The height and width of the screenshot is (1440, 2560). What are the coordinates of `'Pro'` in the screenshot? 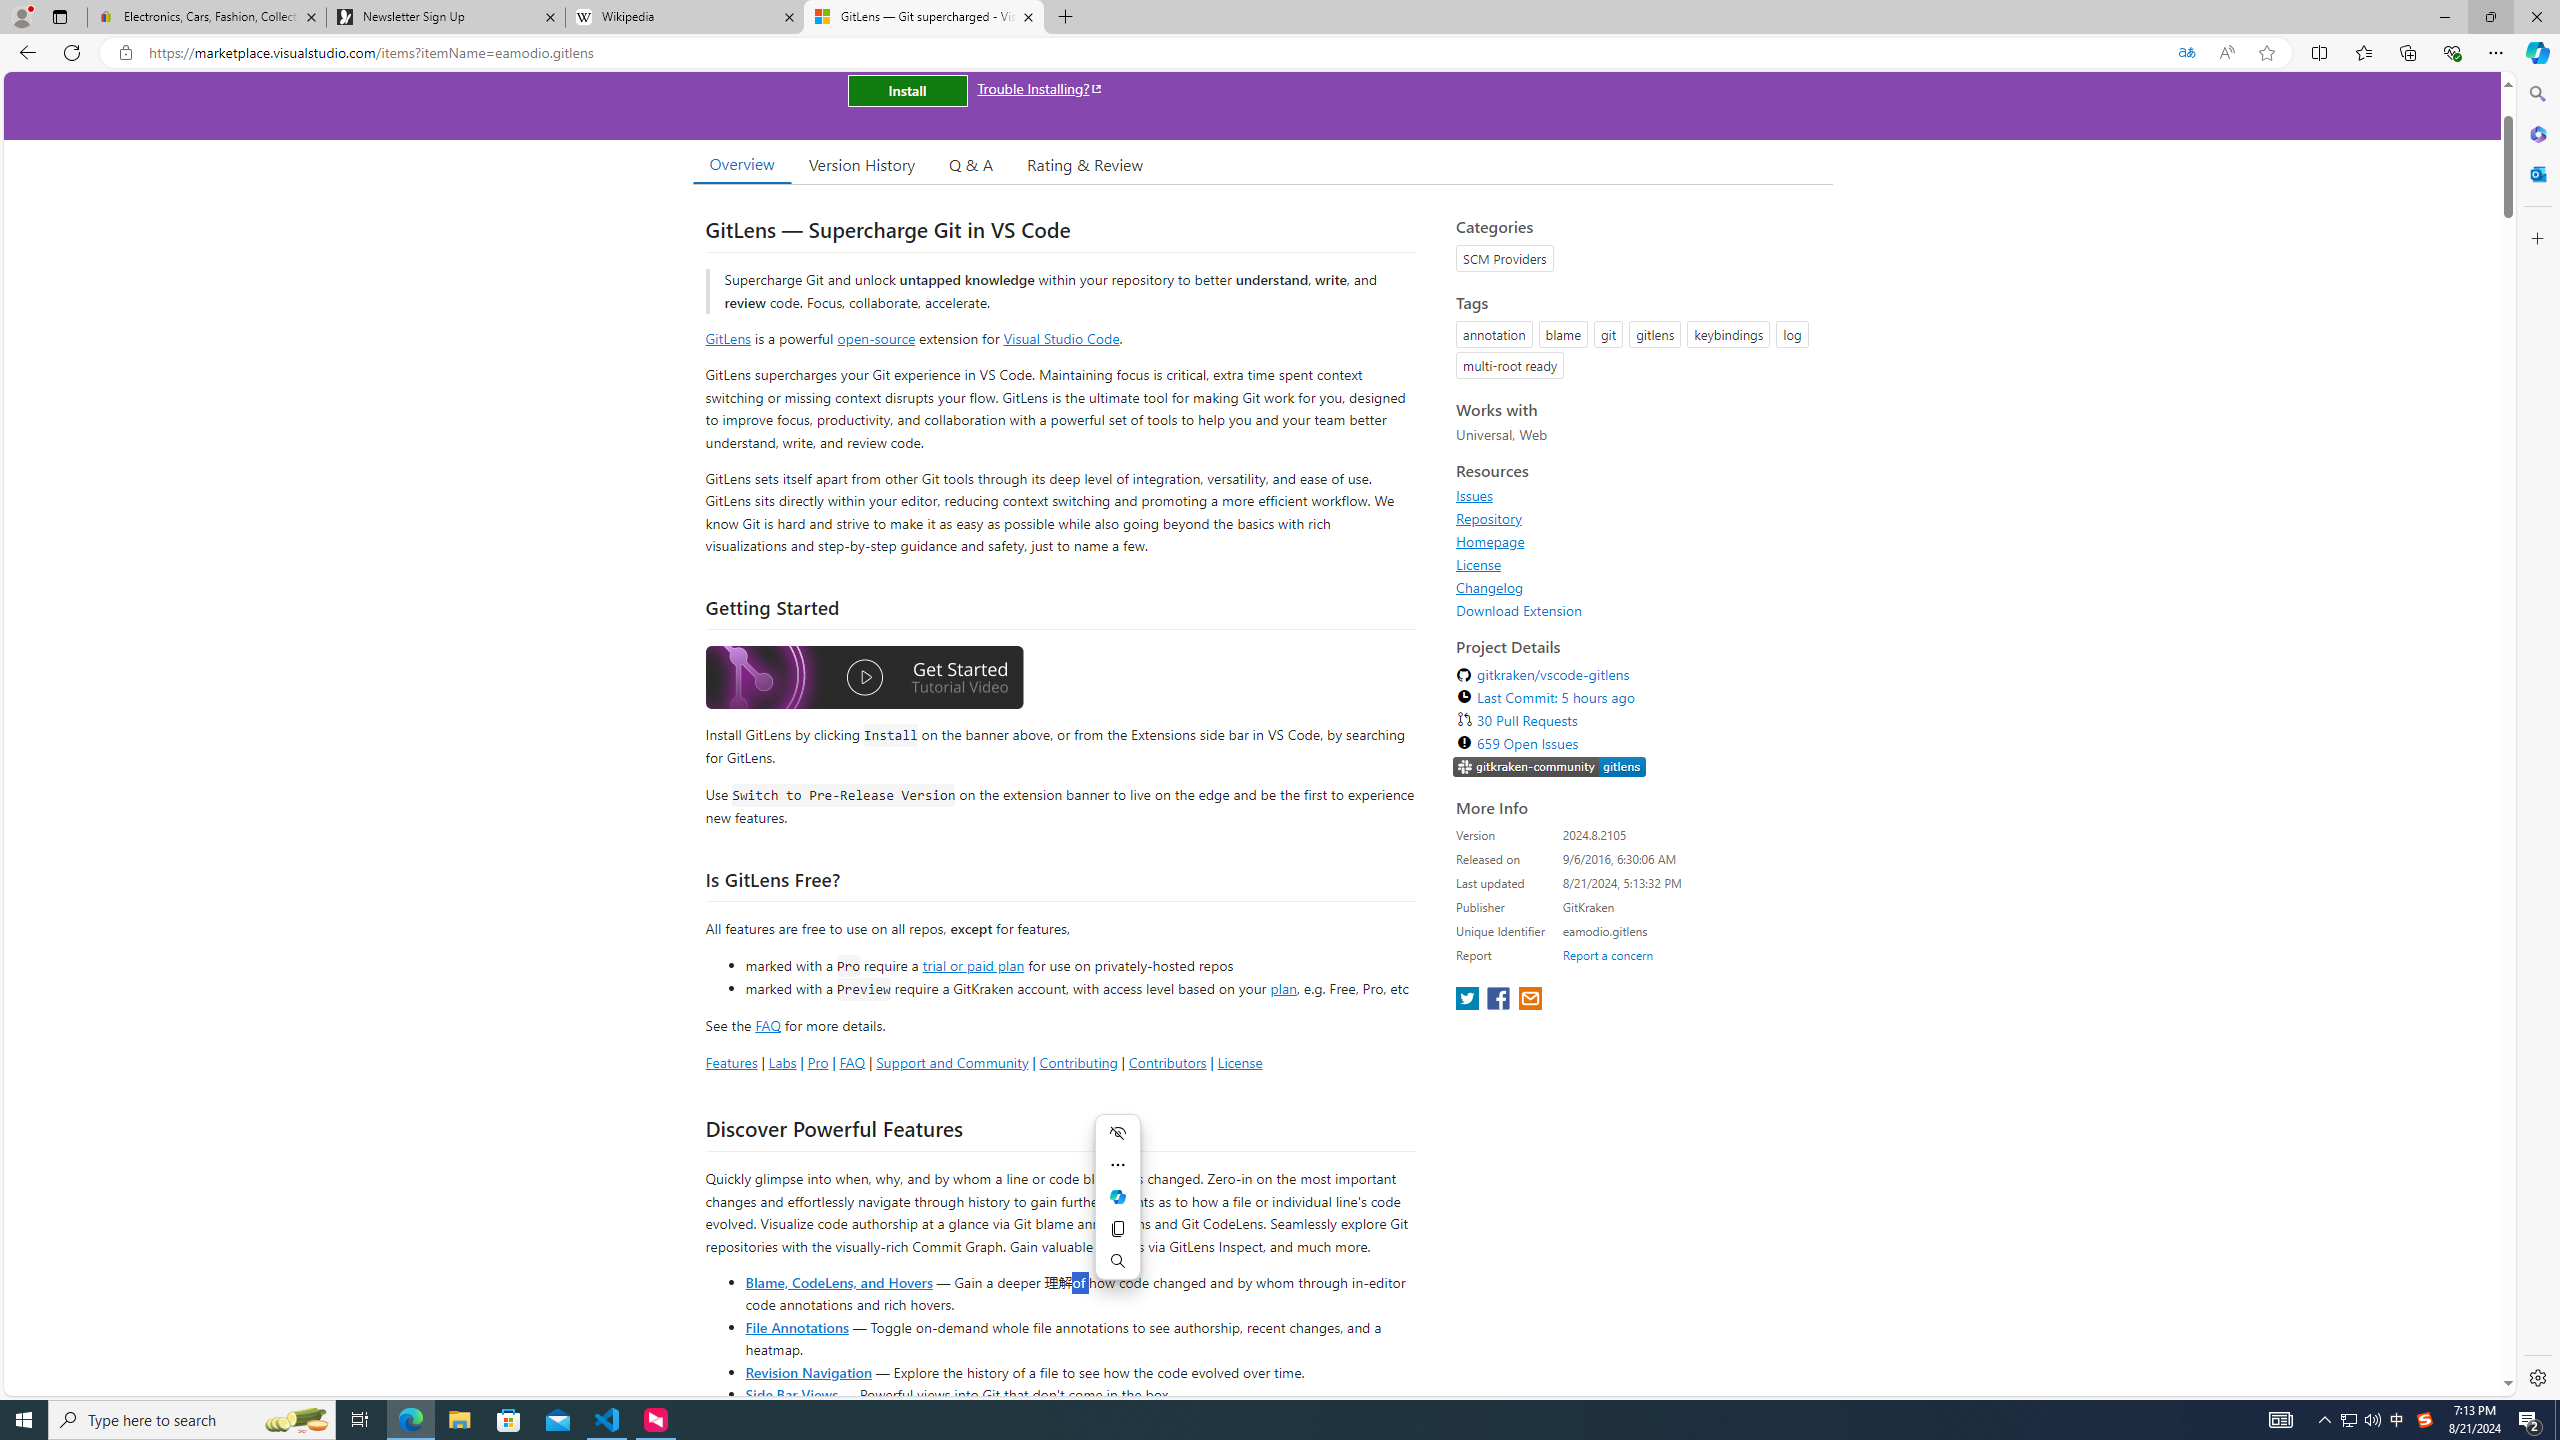 It's located at (816, 1061).